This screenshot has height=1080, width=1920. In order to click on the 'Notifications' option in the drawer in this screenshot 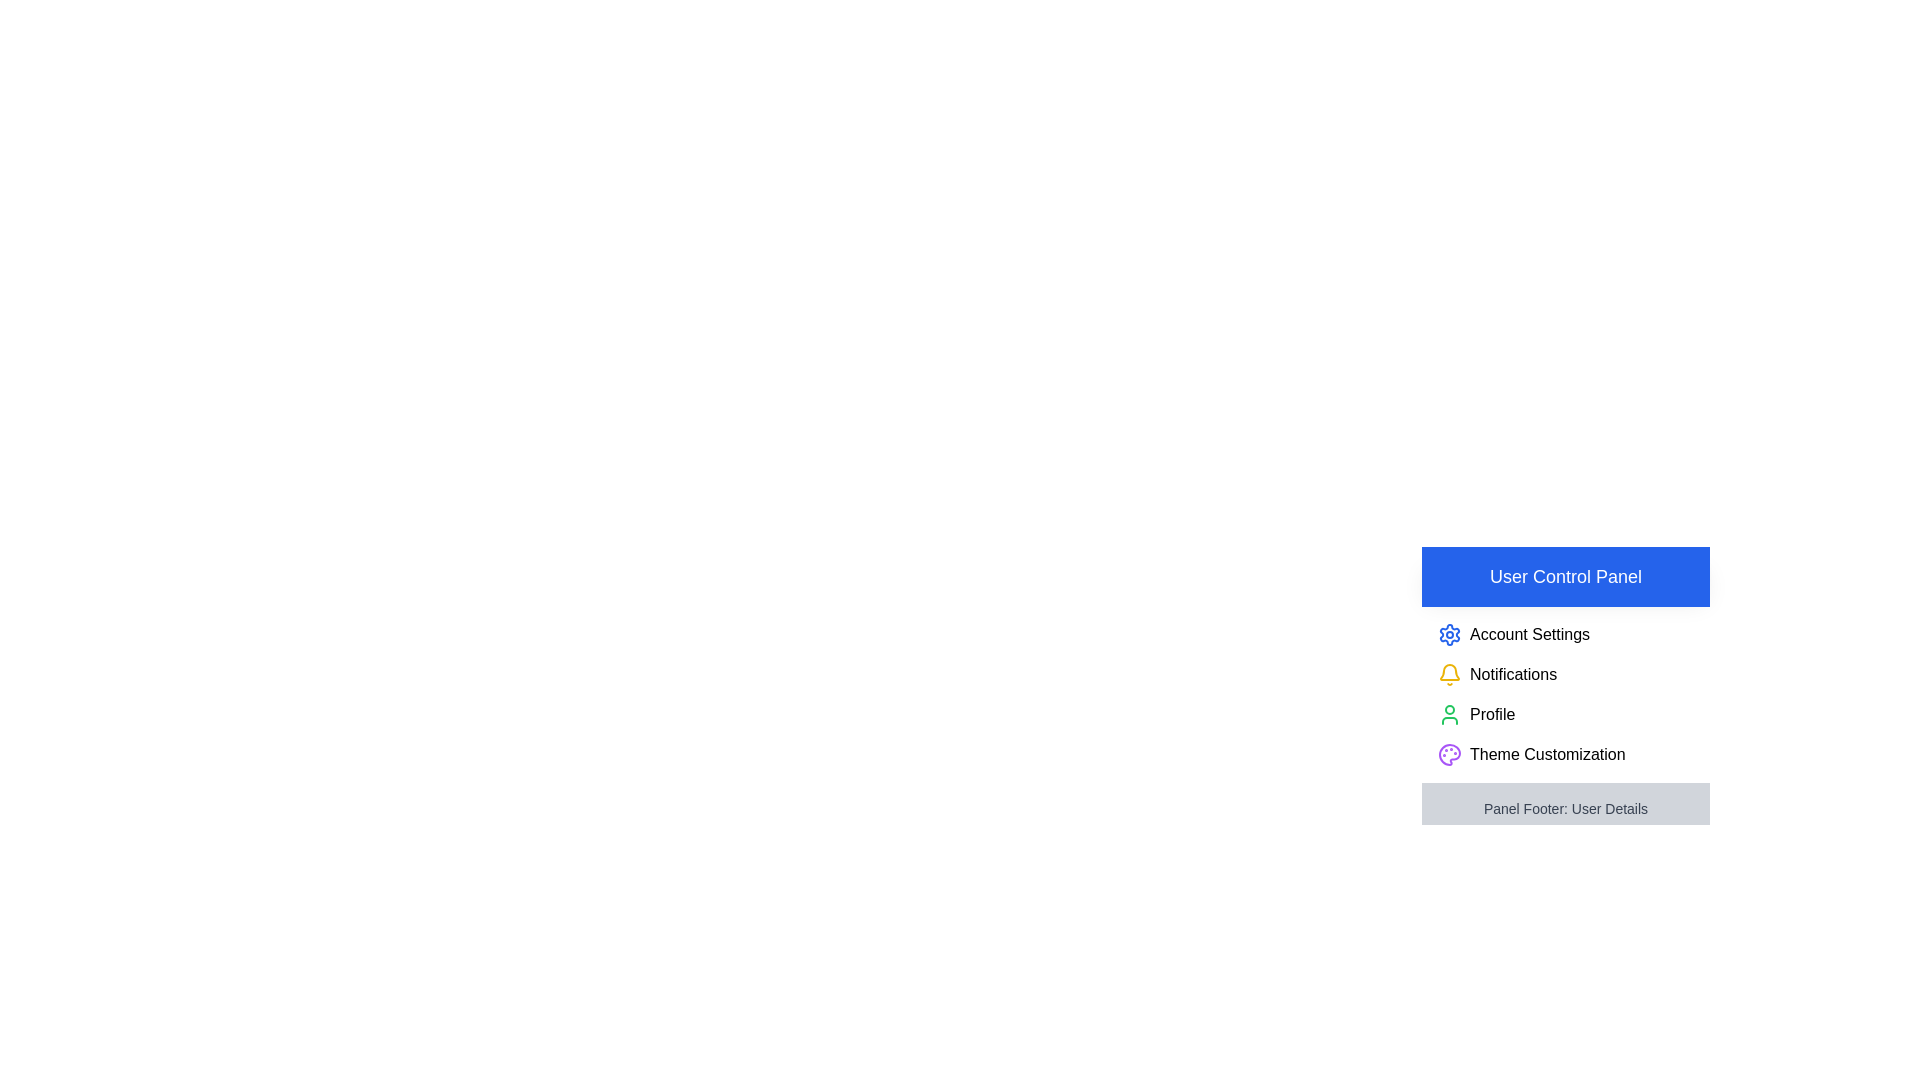, I will do `click(1564, 675)`.